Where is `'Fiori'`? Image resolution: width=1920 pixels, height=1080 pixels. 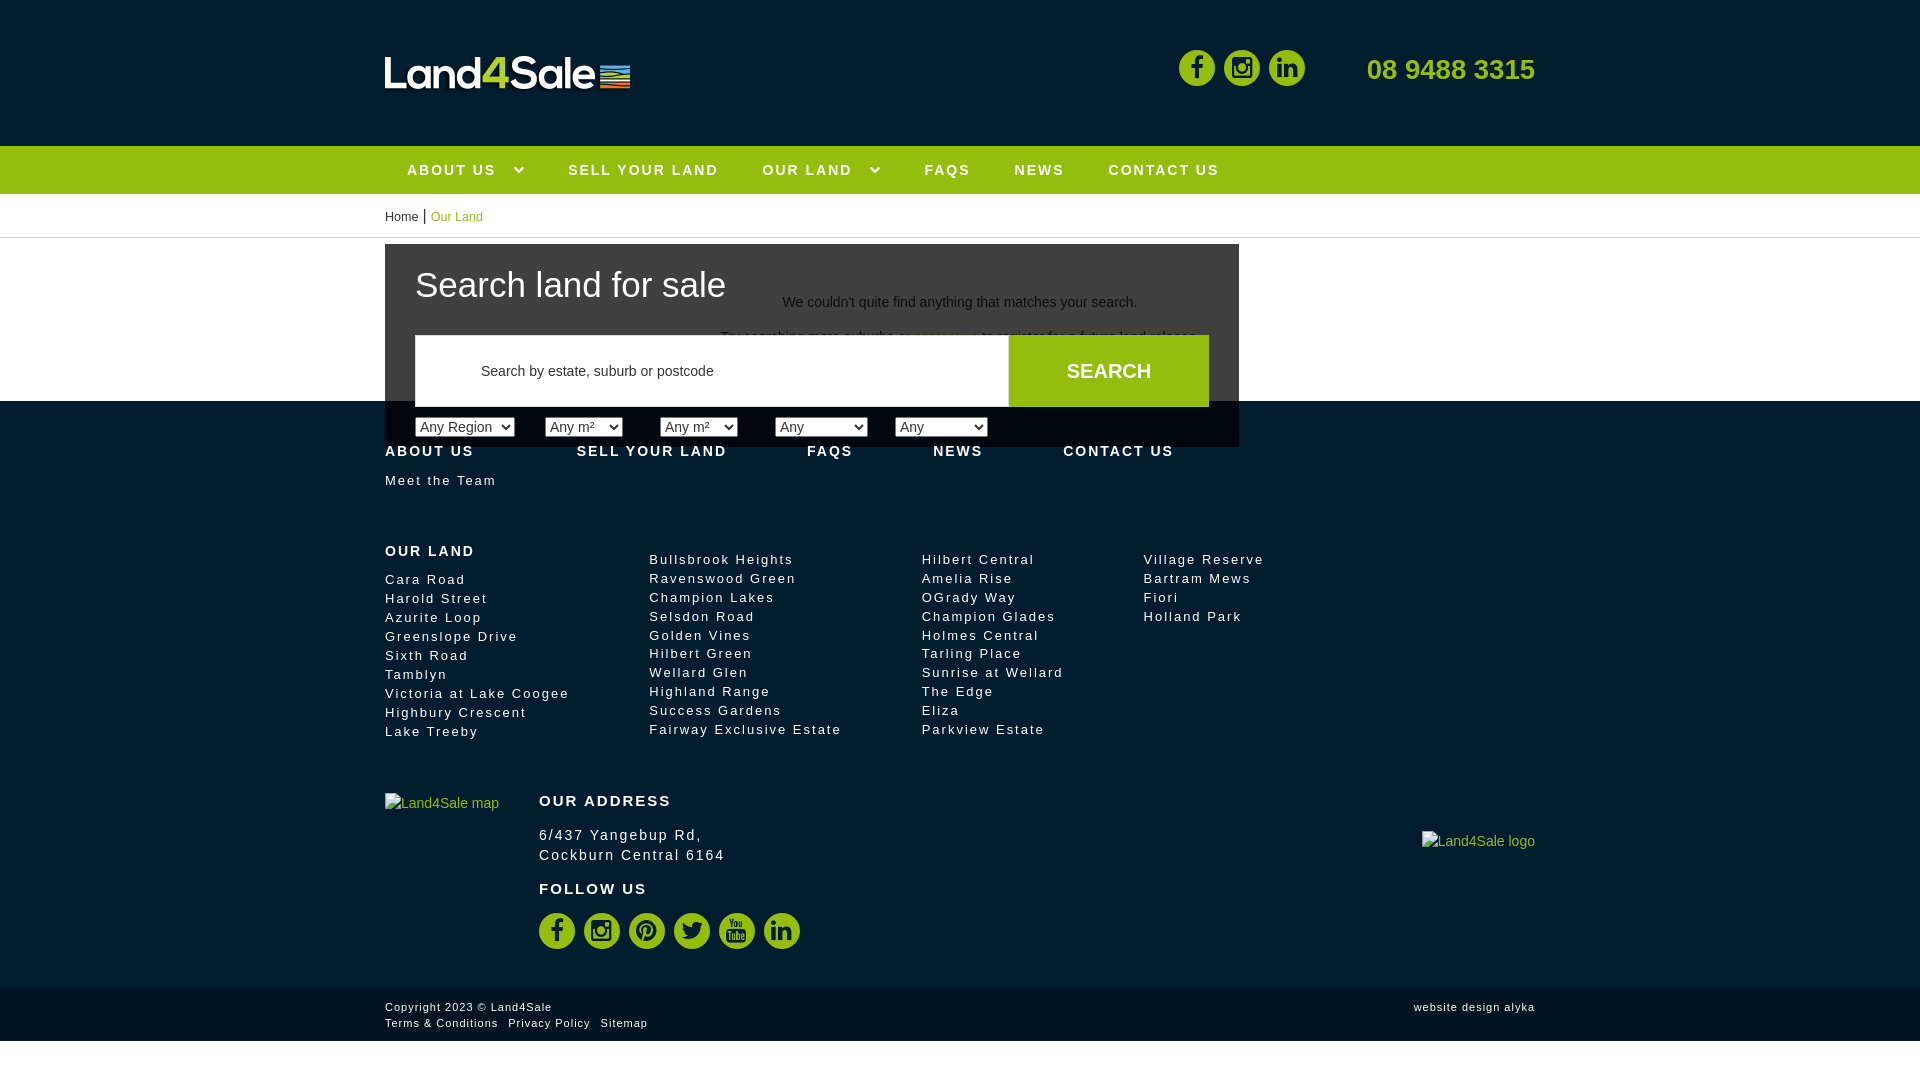 'Fiori' is located at coordinates (1161, 596).